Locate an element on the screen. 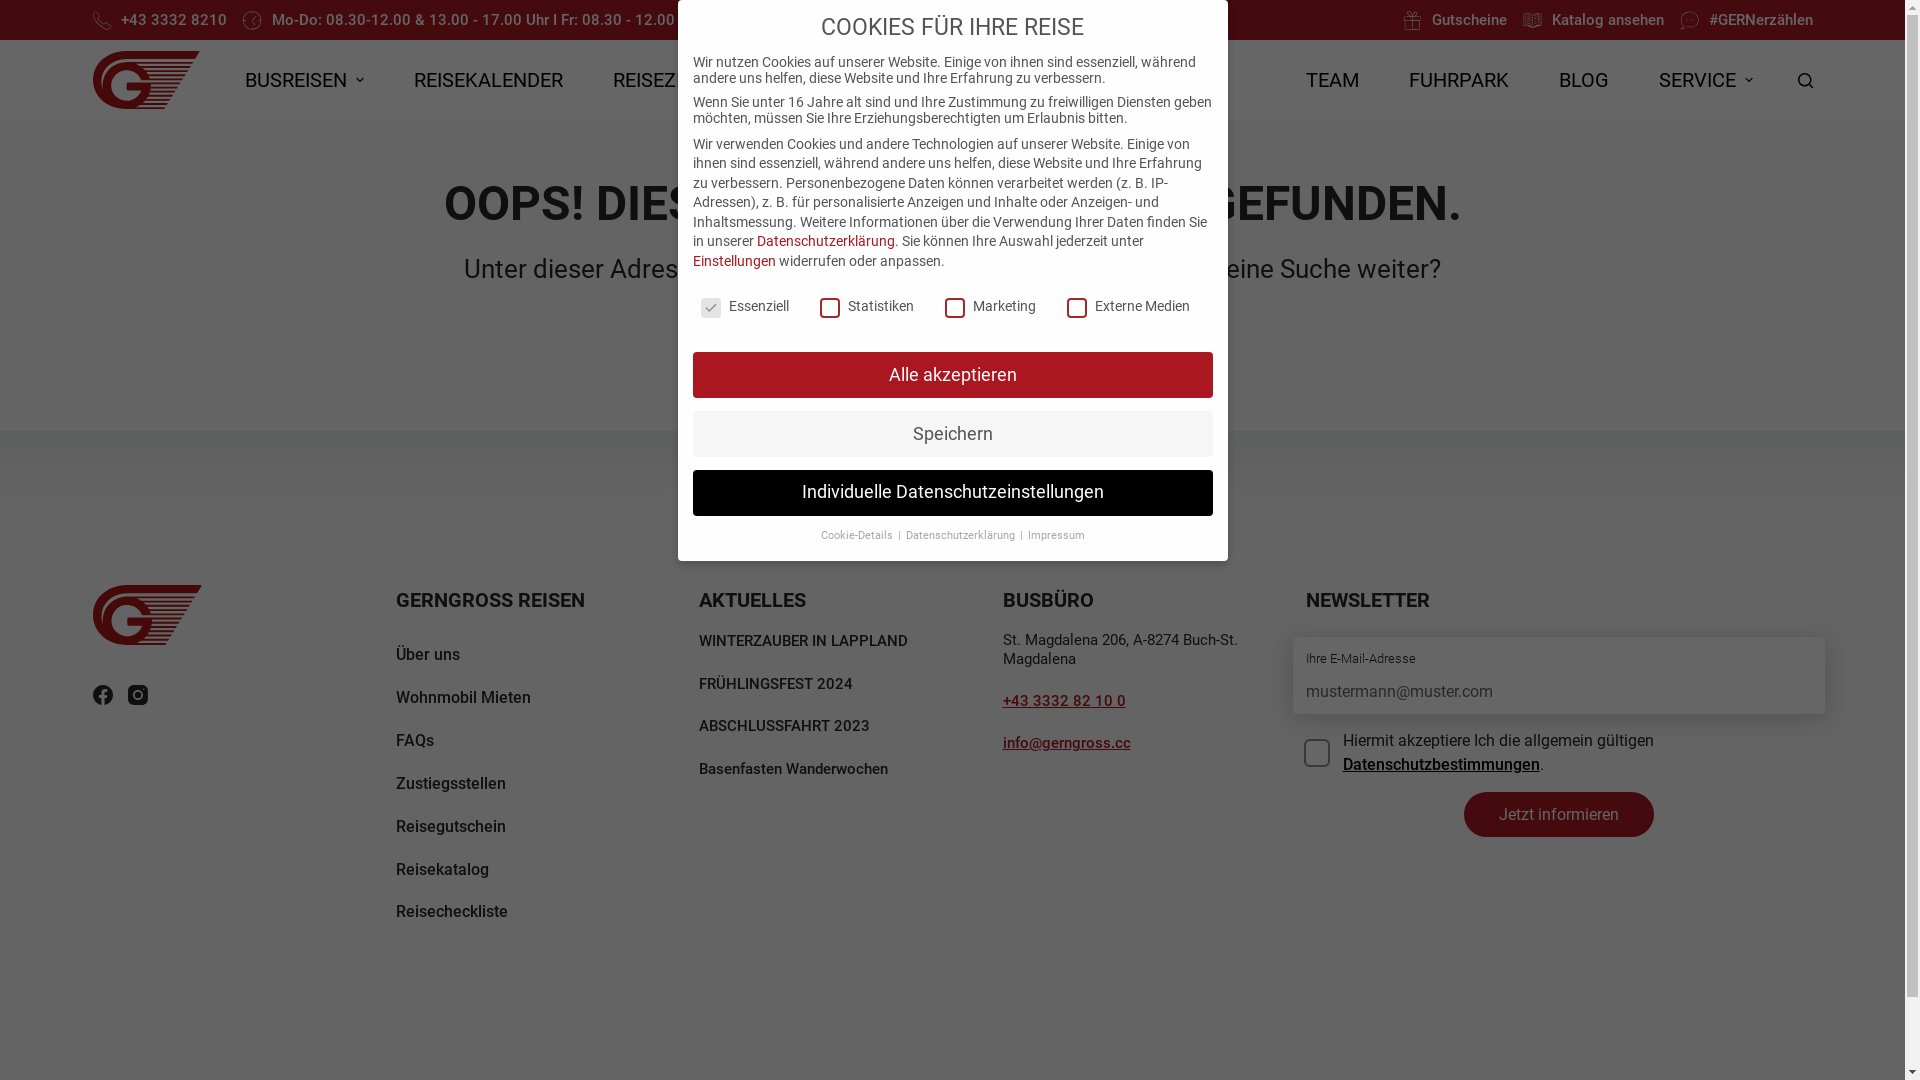 The image size is (1920, 1080). 'FUHRPARK' is located at coordinates (1459, 79).